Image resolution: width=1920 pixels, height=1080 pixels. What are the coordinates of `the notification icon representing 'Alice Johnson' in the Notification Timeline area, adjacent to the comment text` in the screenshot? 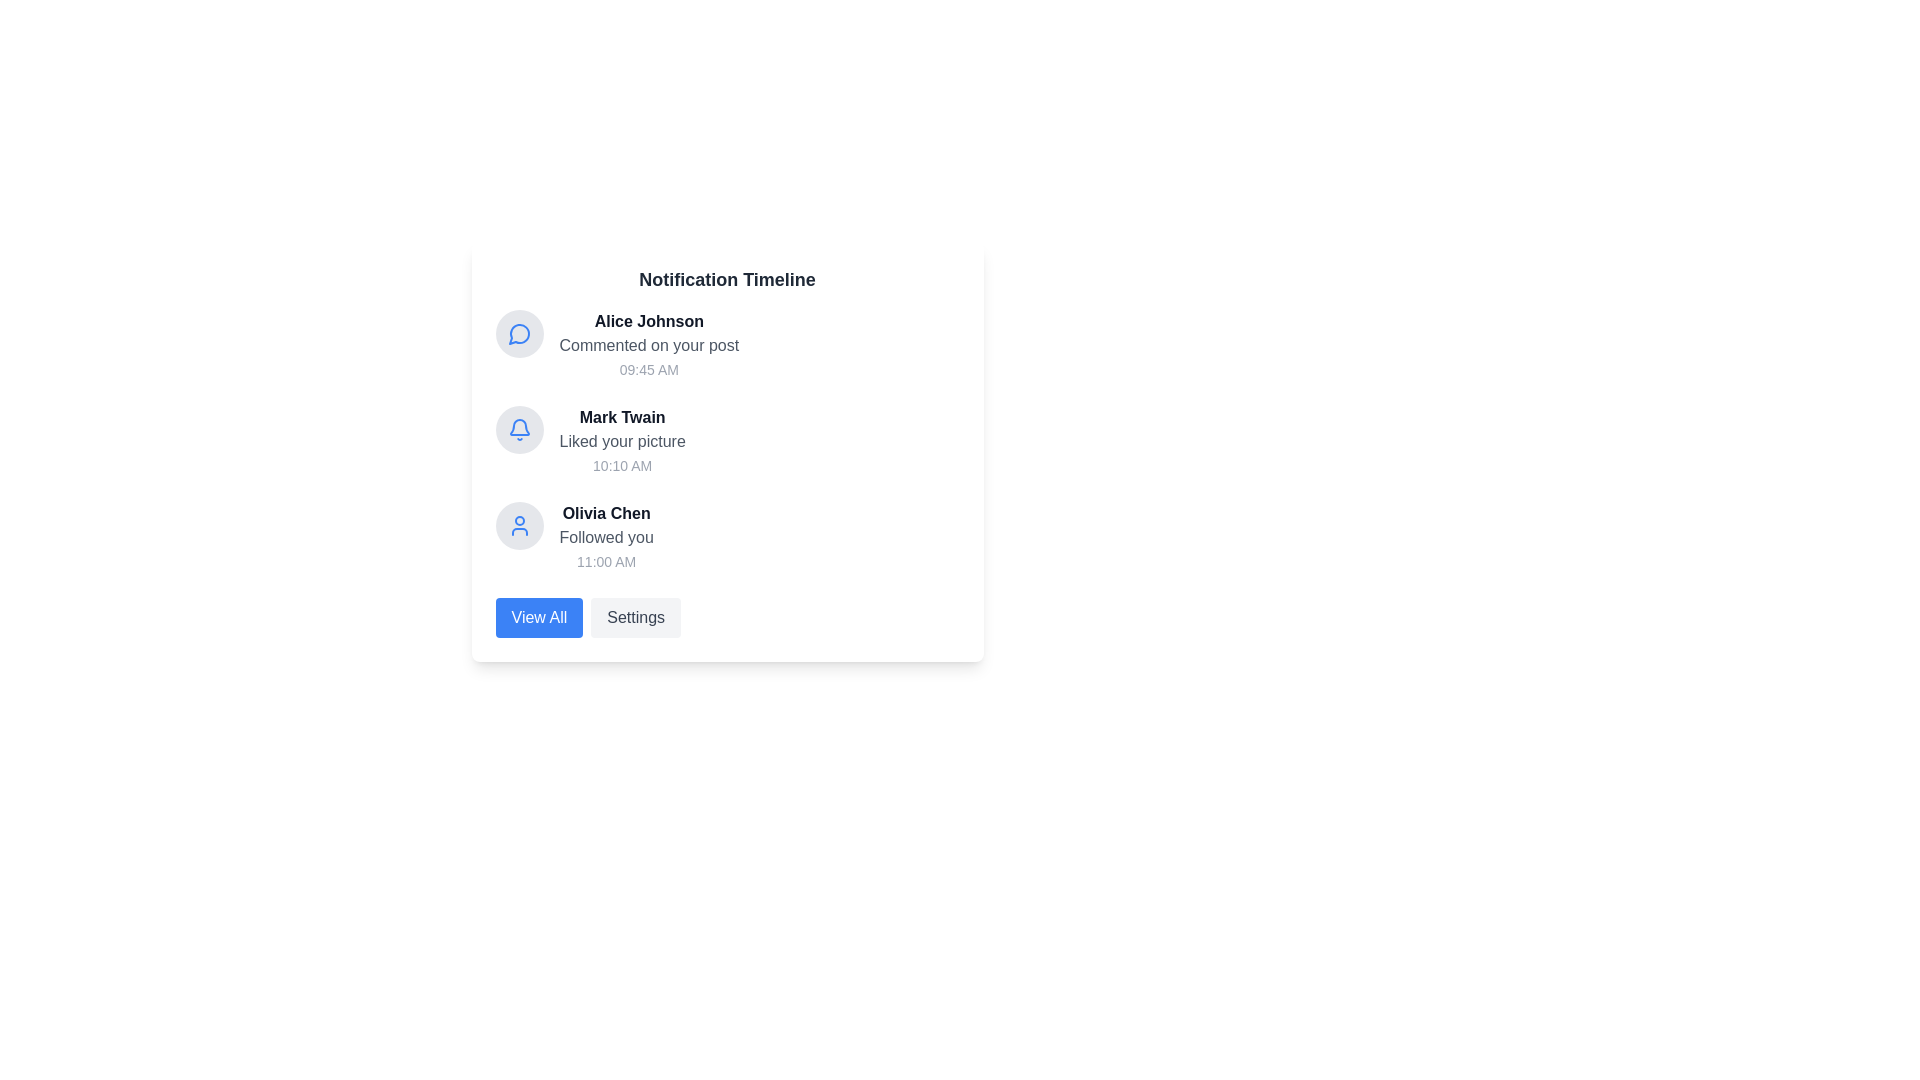 It's located at (518, 333).